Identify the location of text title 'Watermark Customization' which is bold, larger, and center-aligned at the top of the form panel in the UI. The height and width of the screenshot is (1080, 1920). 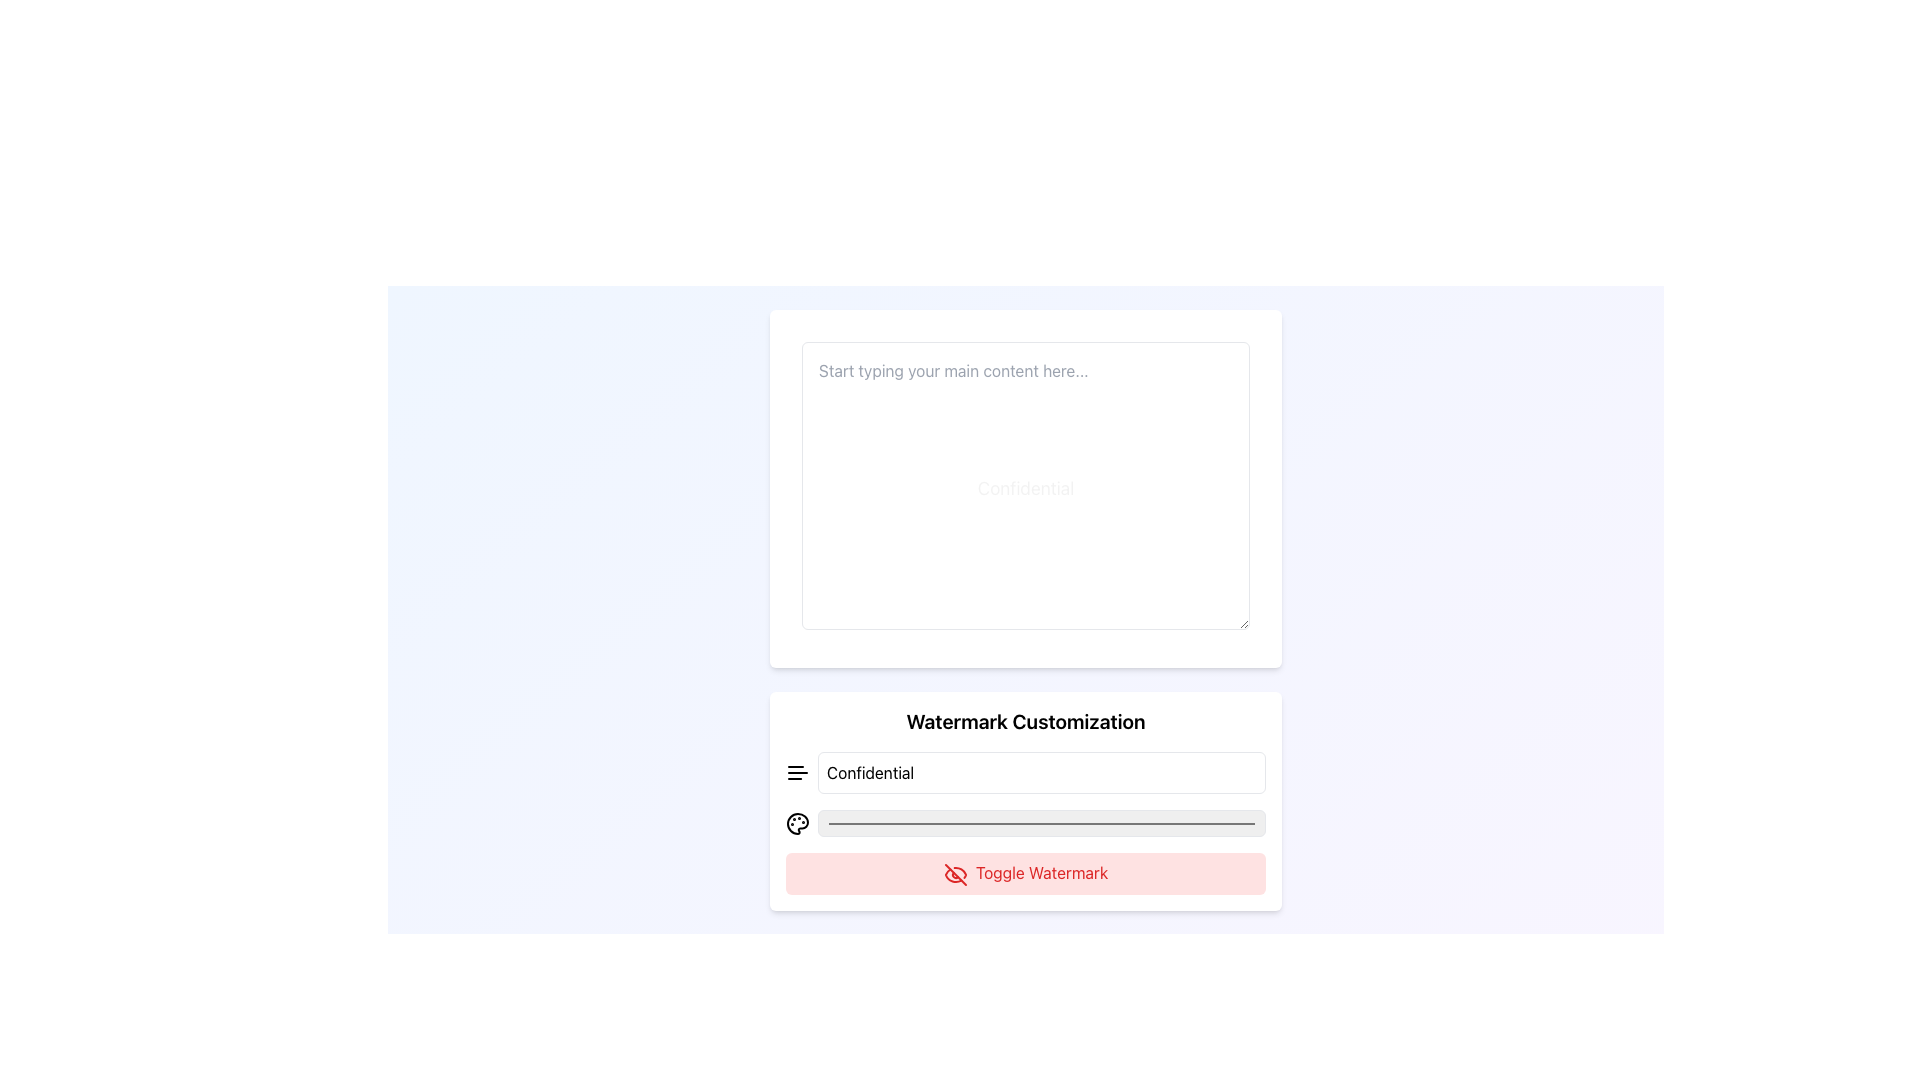
(1026, 721).